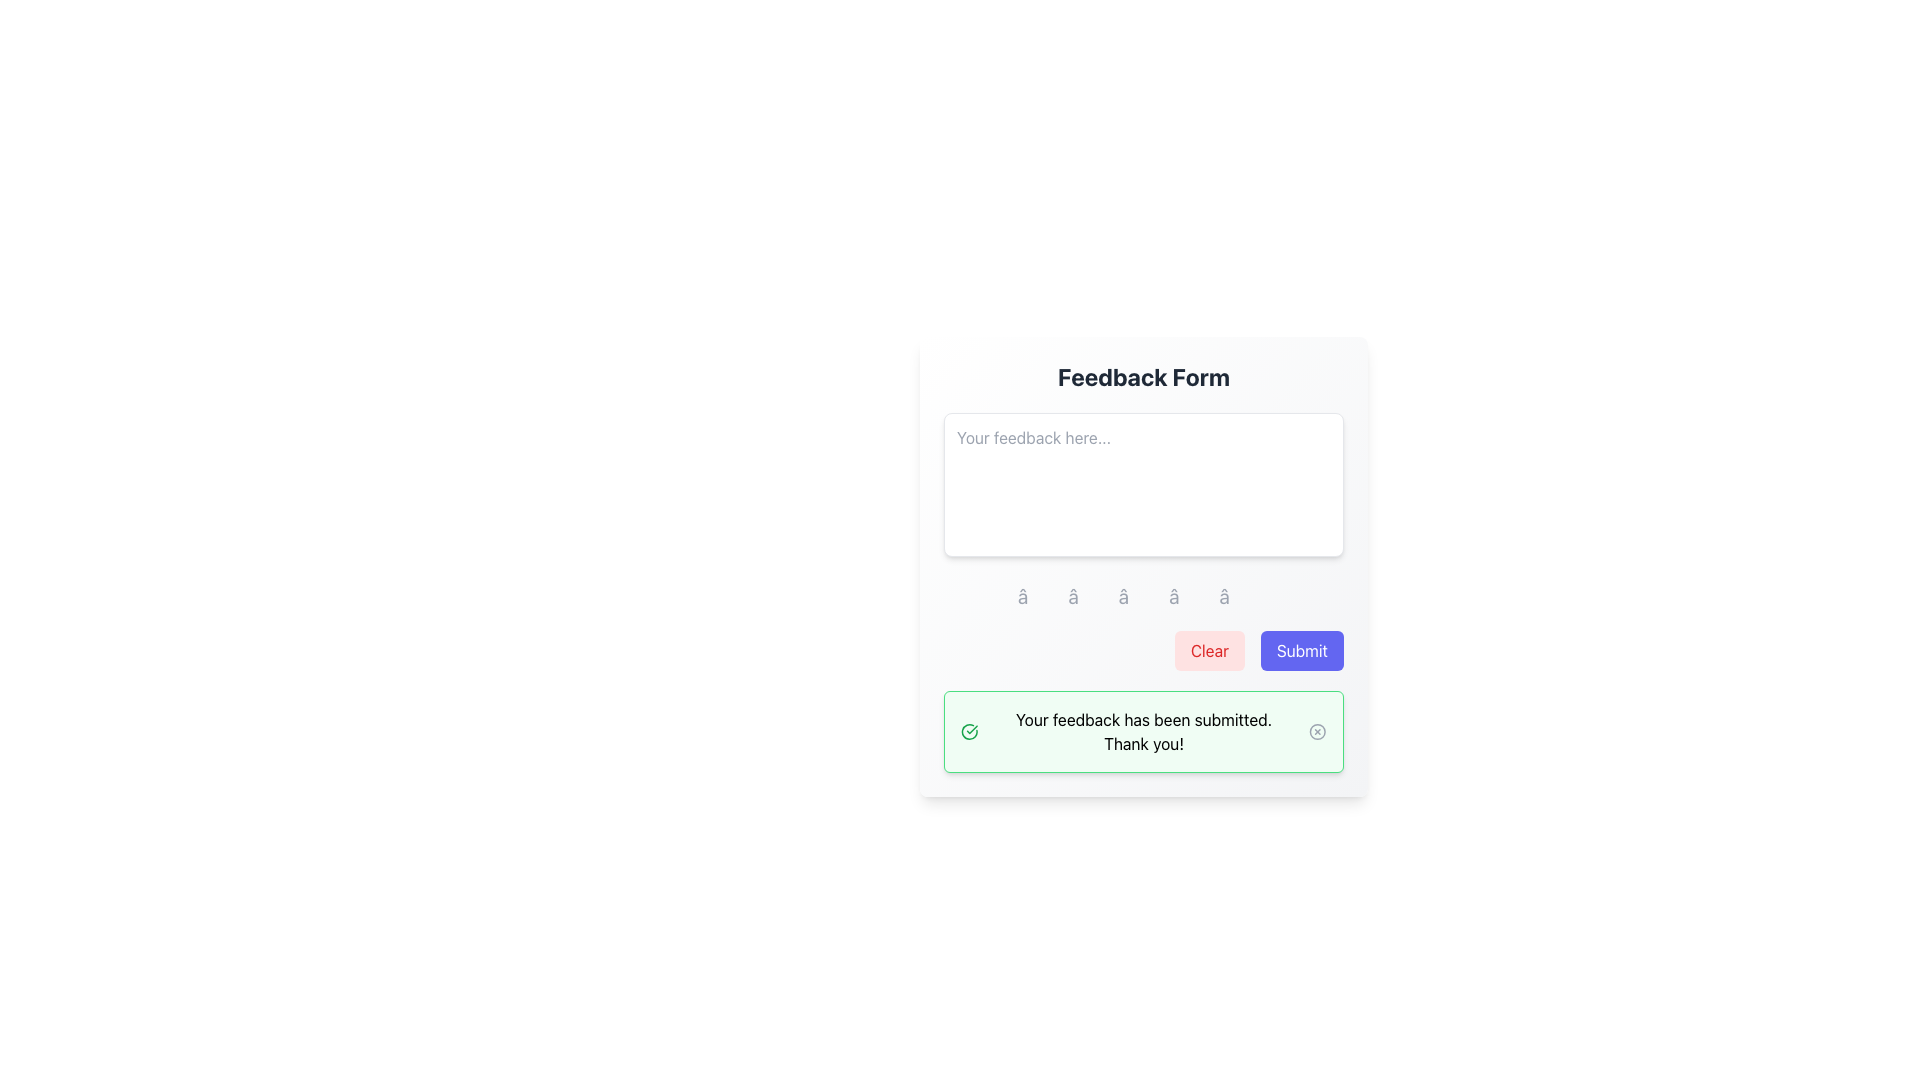 The image size is (1920, 1080). Describe the element at coordinates (1243, 596) in the screenshot. I see `the fifth star in the rating system to give a rating` at that location.